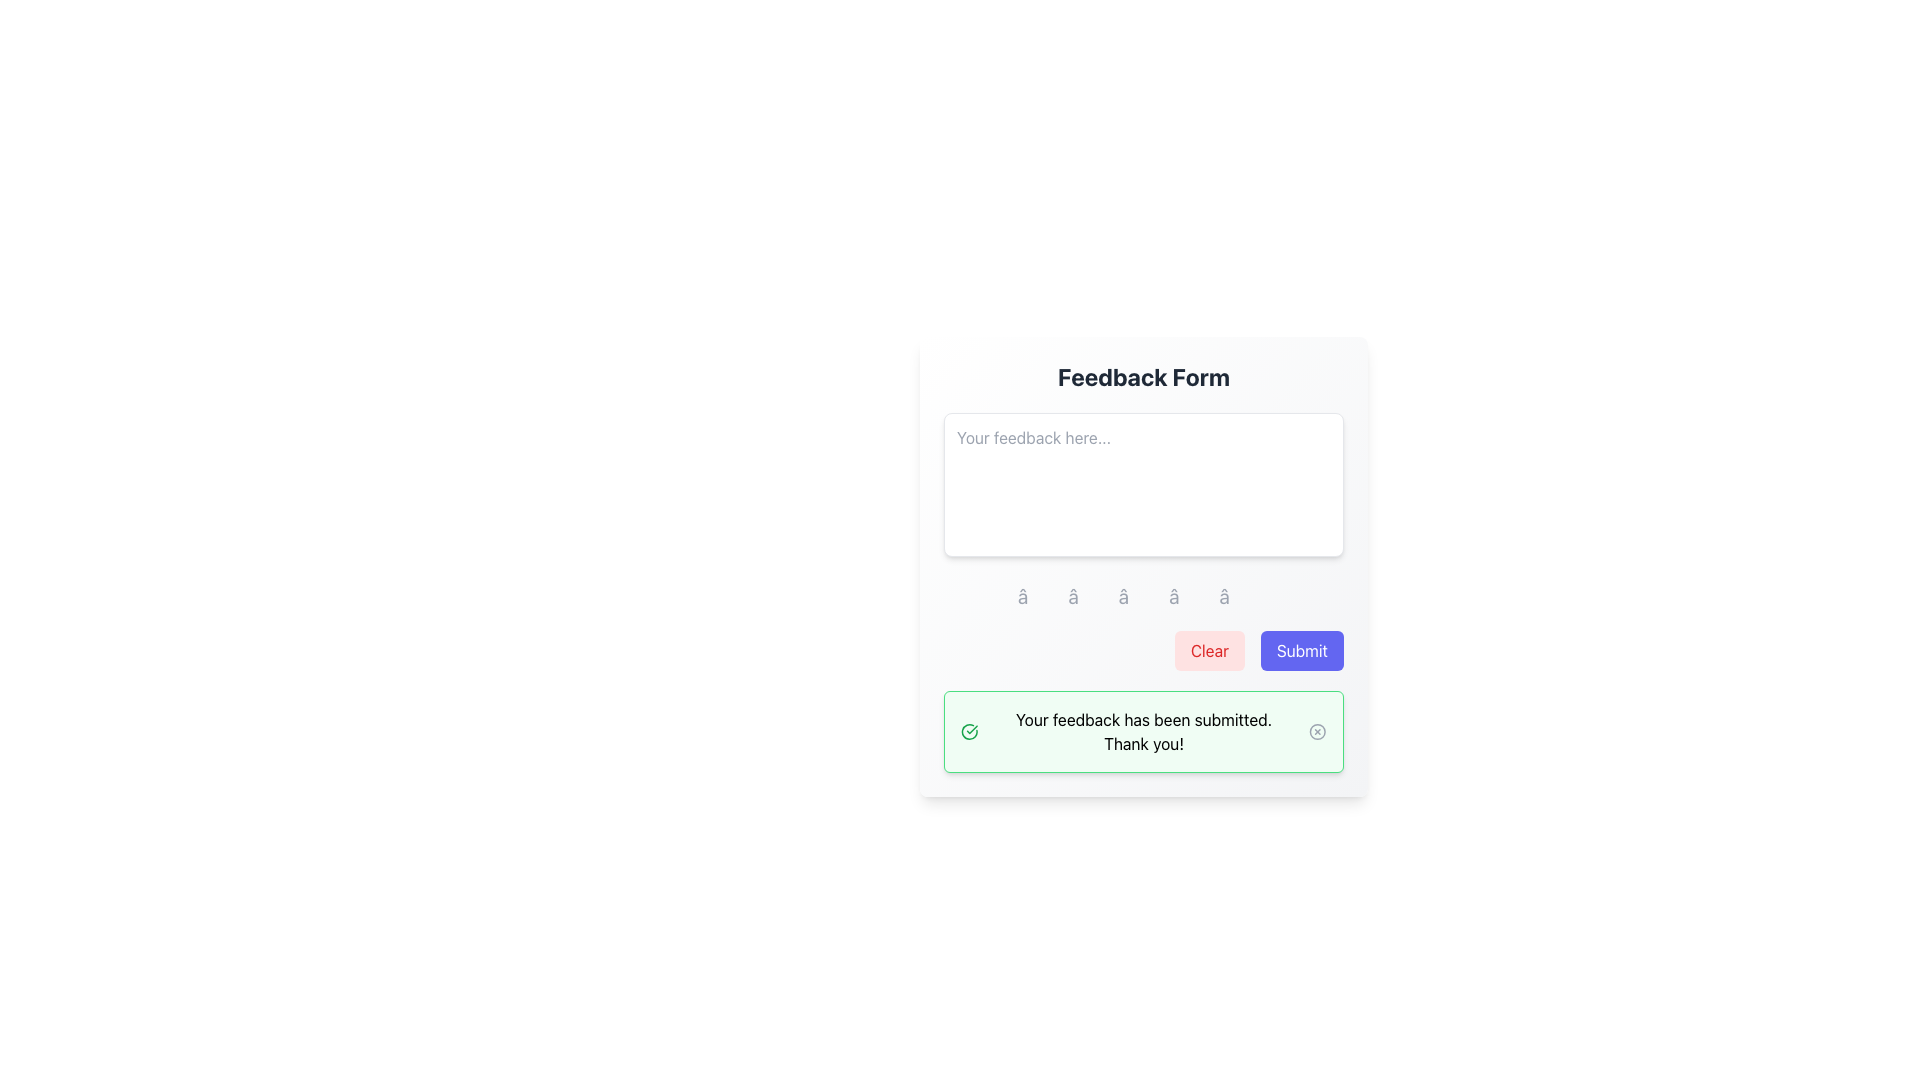 The image size is (1920, 1080). Describe the element at coordinates (1243, 596) in the screenshot. I see `the fifth star in the rating system to give a rating` at that location.